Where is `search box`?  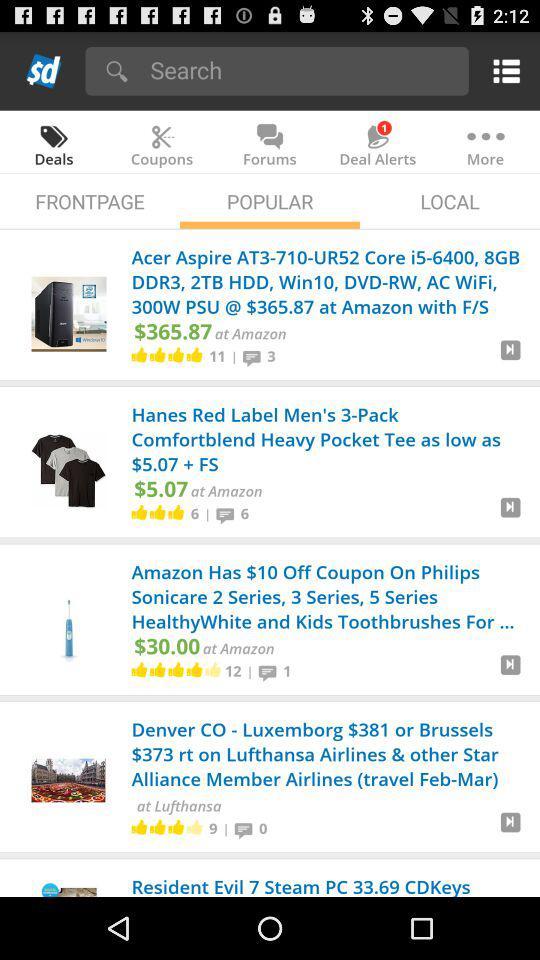
search box is located at coordinates (302, 69).